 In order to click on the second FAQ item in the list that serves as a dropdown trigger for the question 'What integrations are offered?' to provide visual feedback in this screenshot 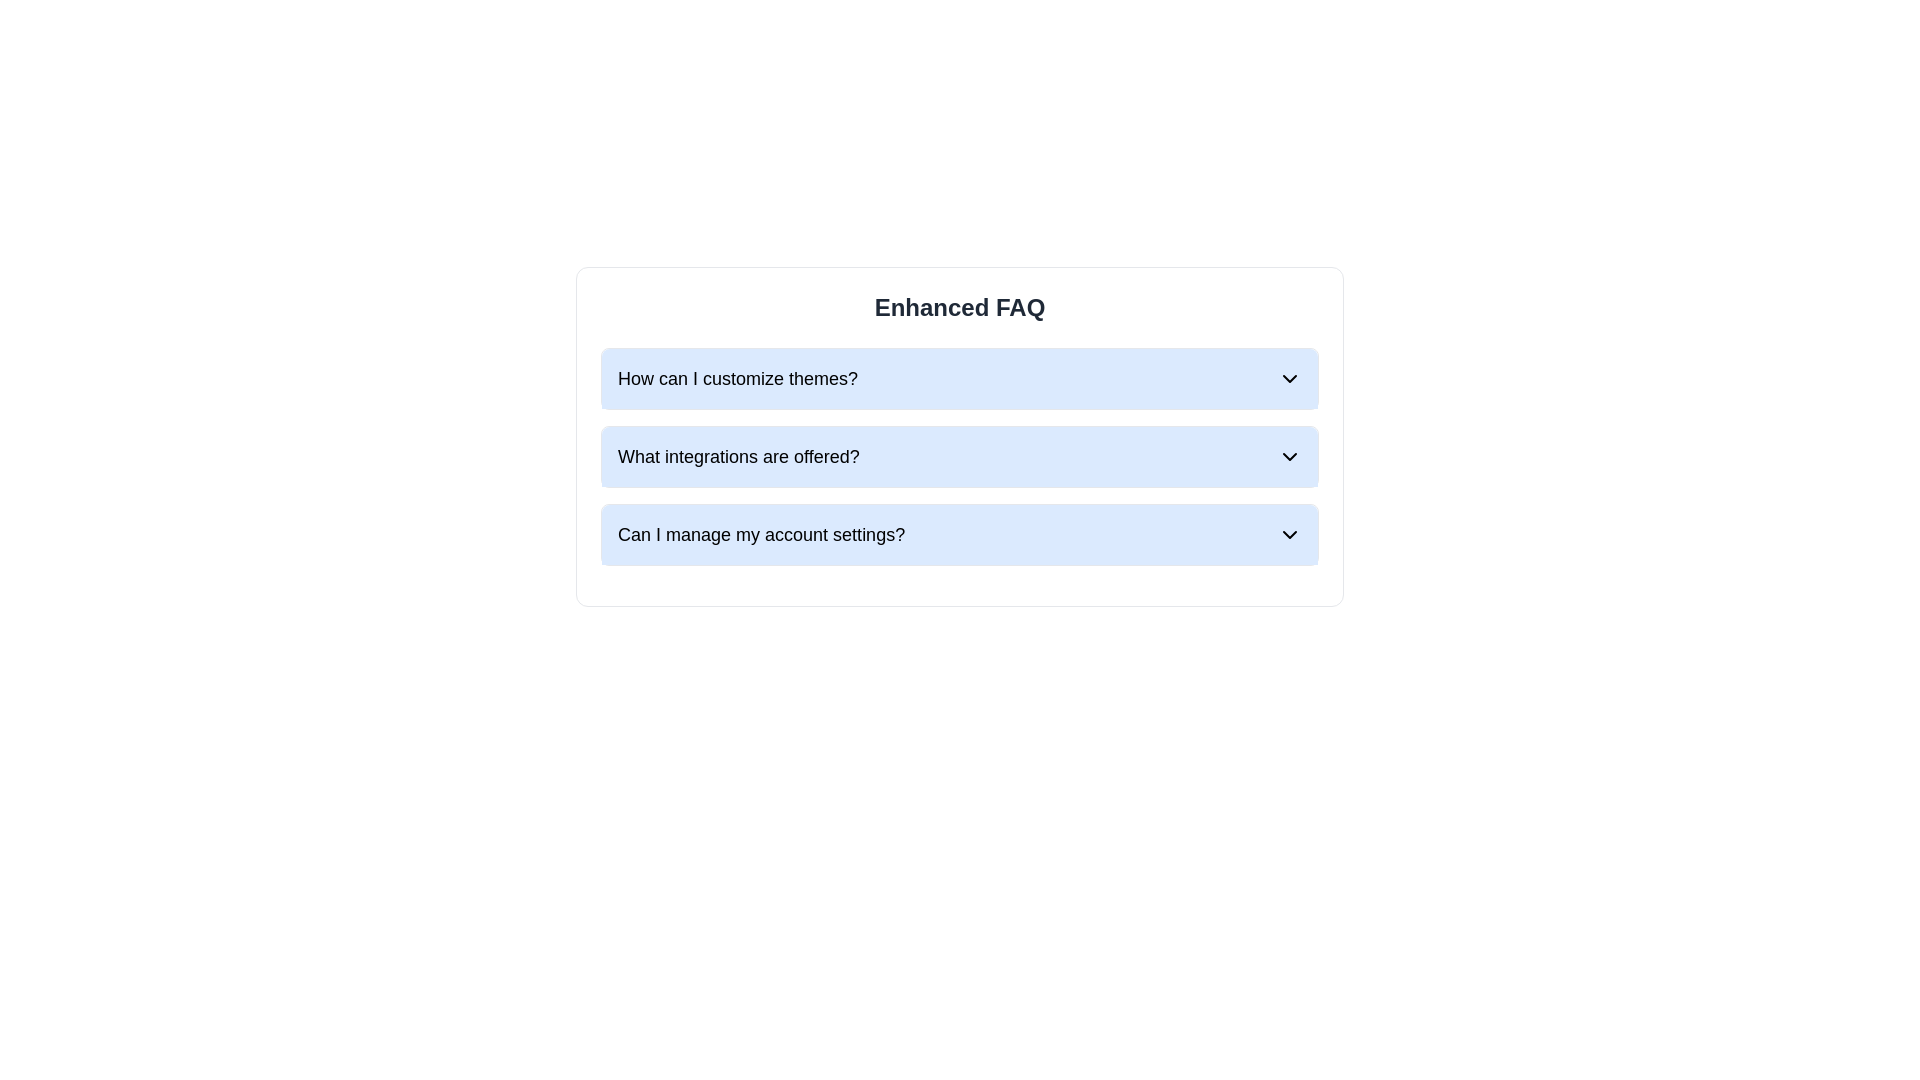, I will do `click(960, 456)`.